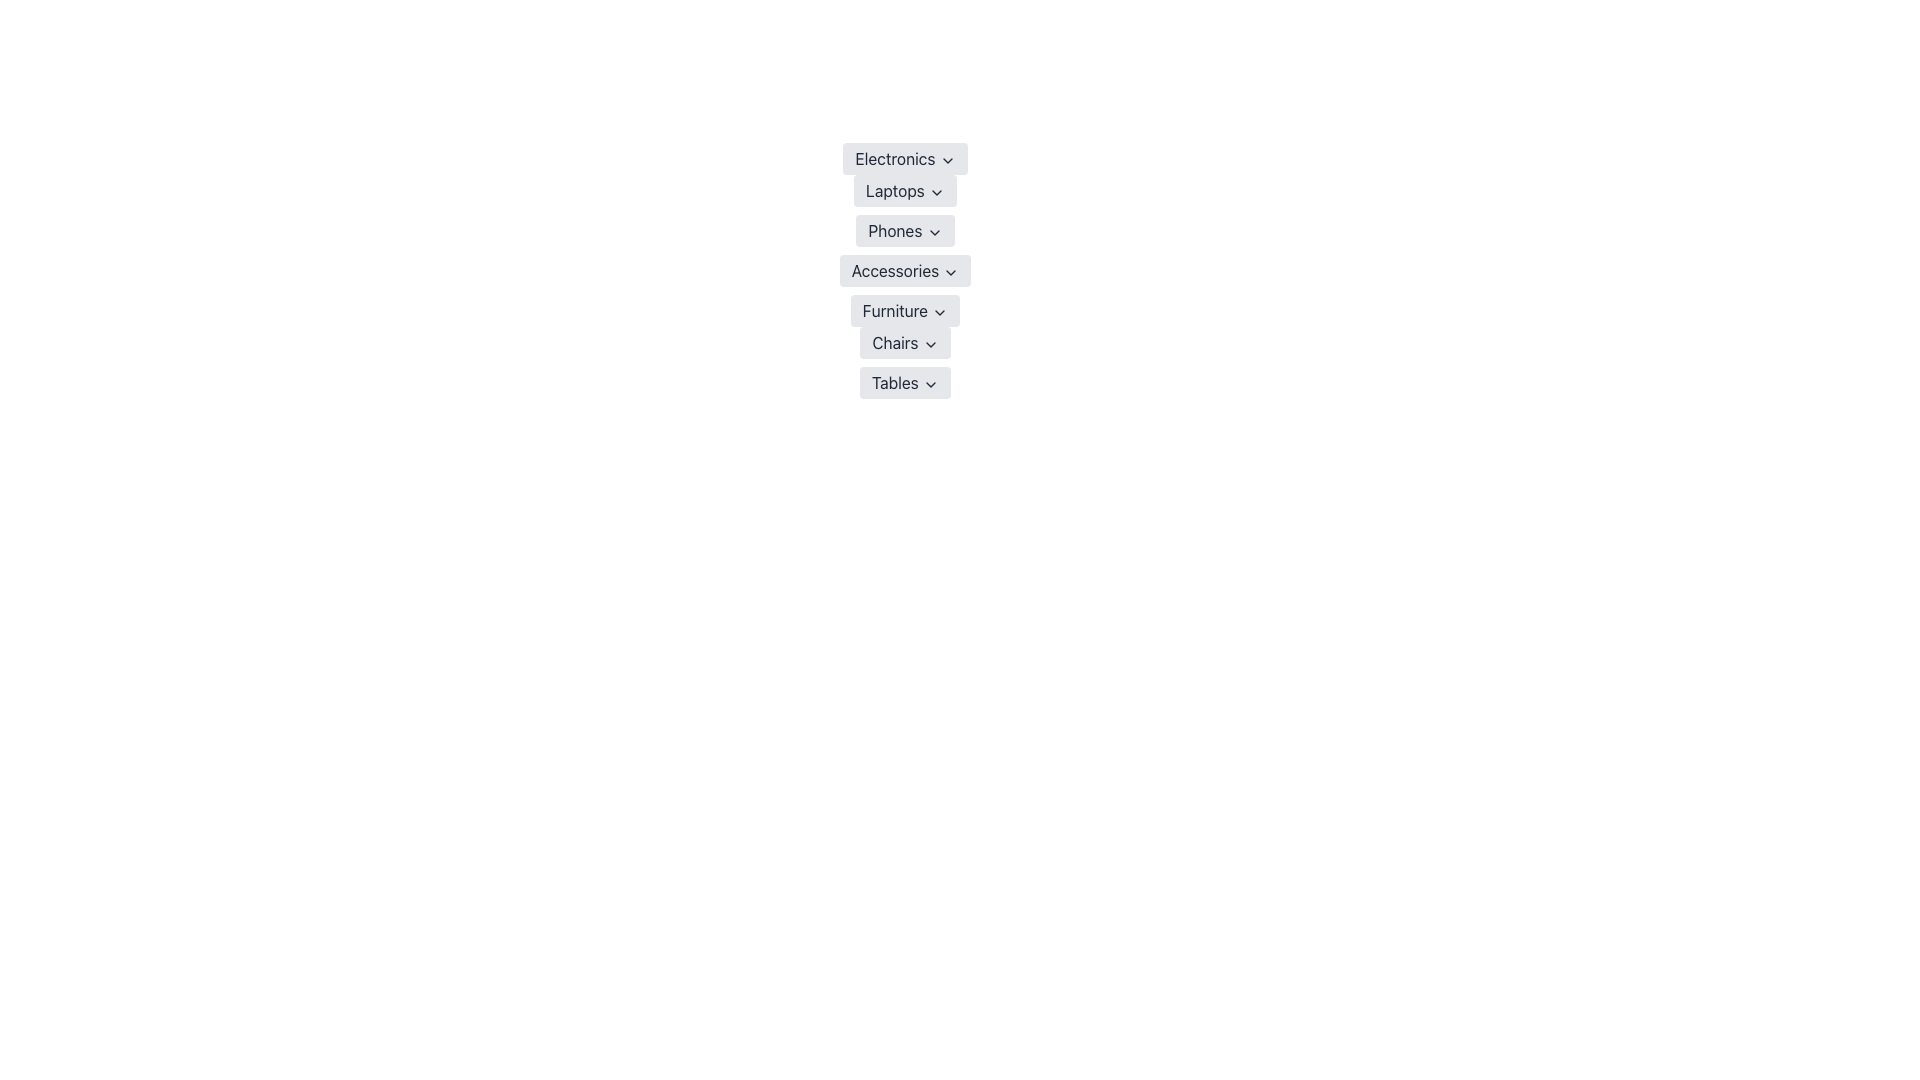 The height and width of the screenshot is (1080, 1920). What do you see at coordinates (904, 382) in the screenshot?
I see `the 'Tables' dropdown trigger button, which has a light gray background and dark gray text` at bounding box center [904, 382].